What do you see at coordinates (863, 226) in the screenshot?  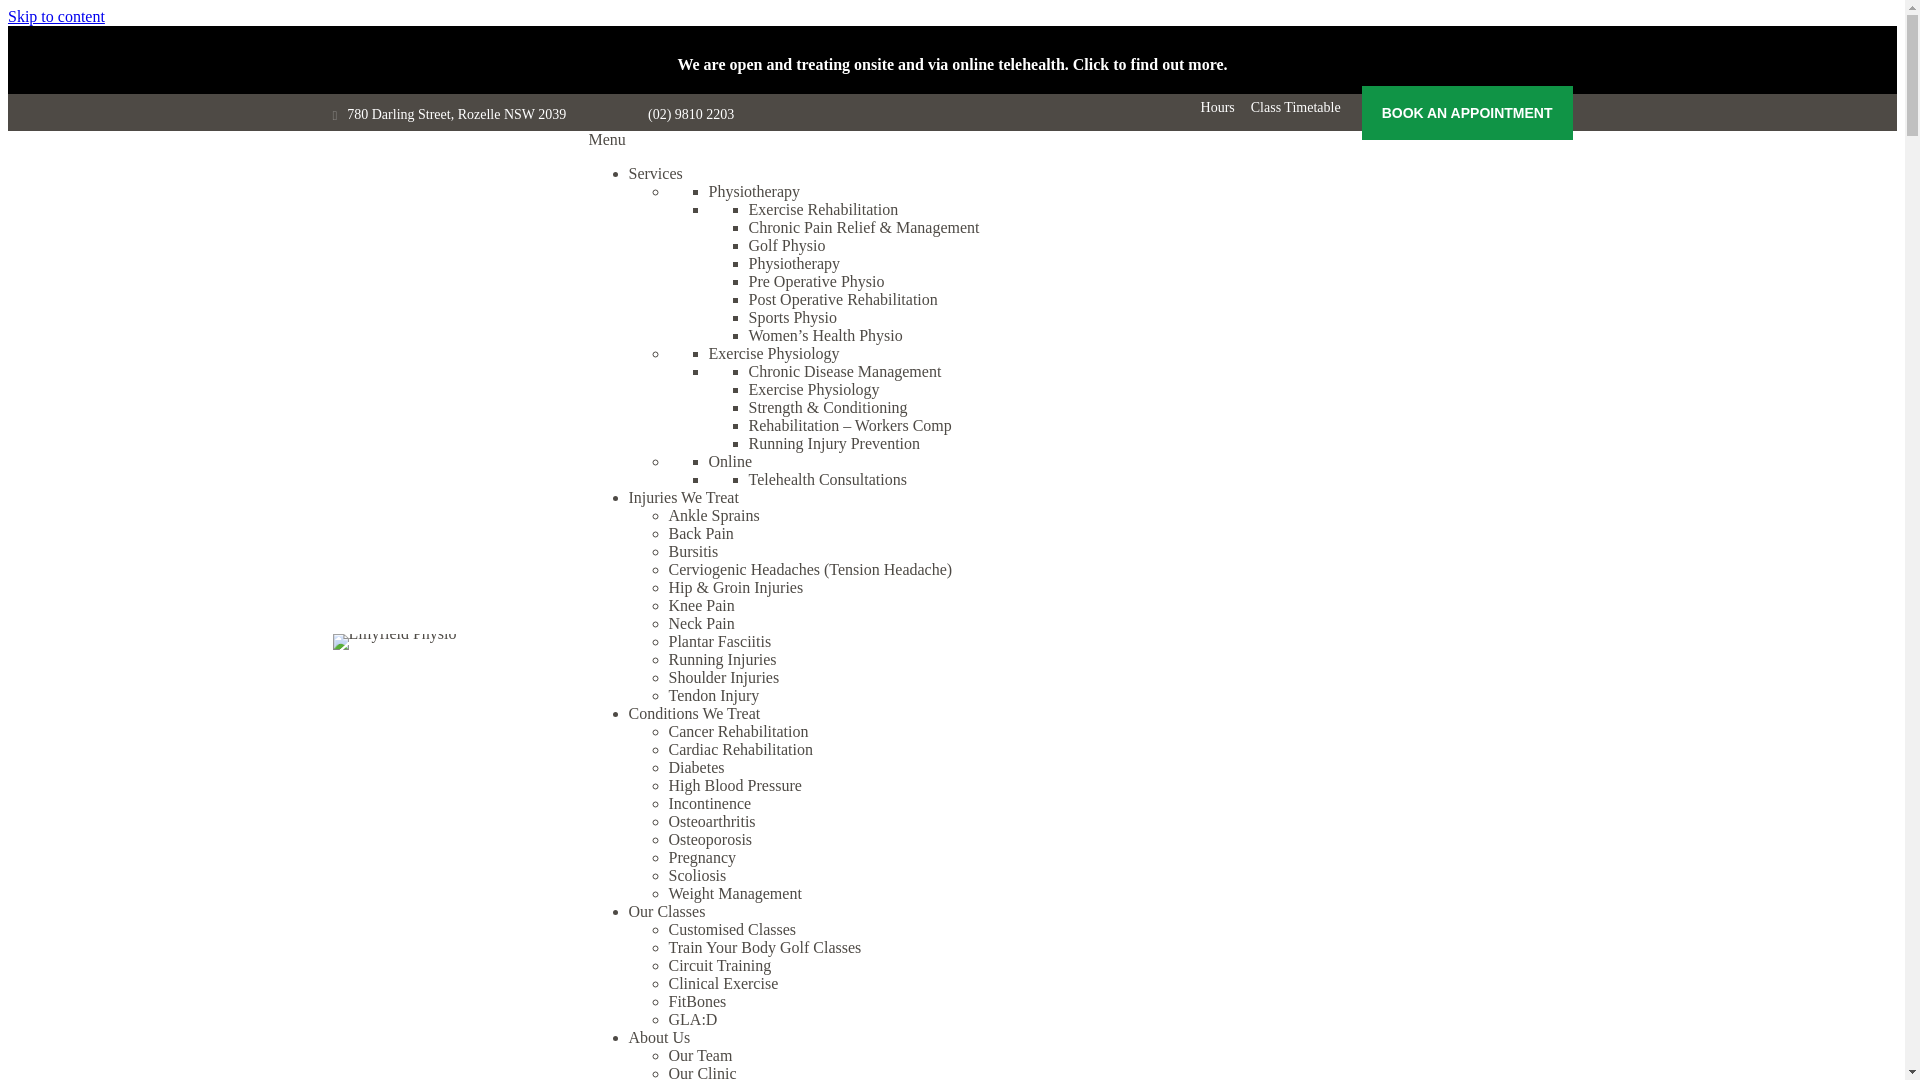 I see `'Chronic Pain Relief & Management'` at bounding box center [863, 226].